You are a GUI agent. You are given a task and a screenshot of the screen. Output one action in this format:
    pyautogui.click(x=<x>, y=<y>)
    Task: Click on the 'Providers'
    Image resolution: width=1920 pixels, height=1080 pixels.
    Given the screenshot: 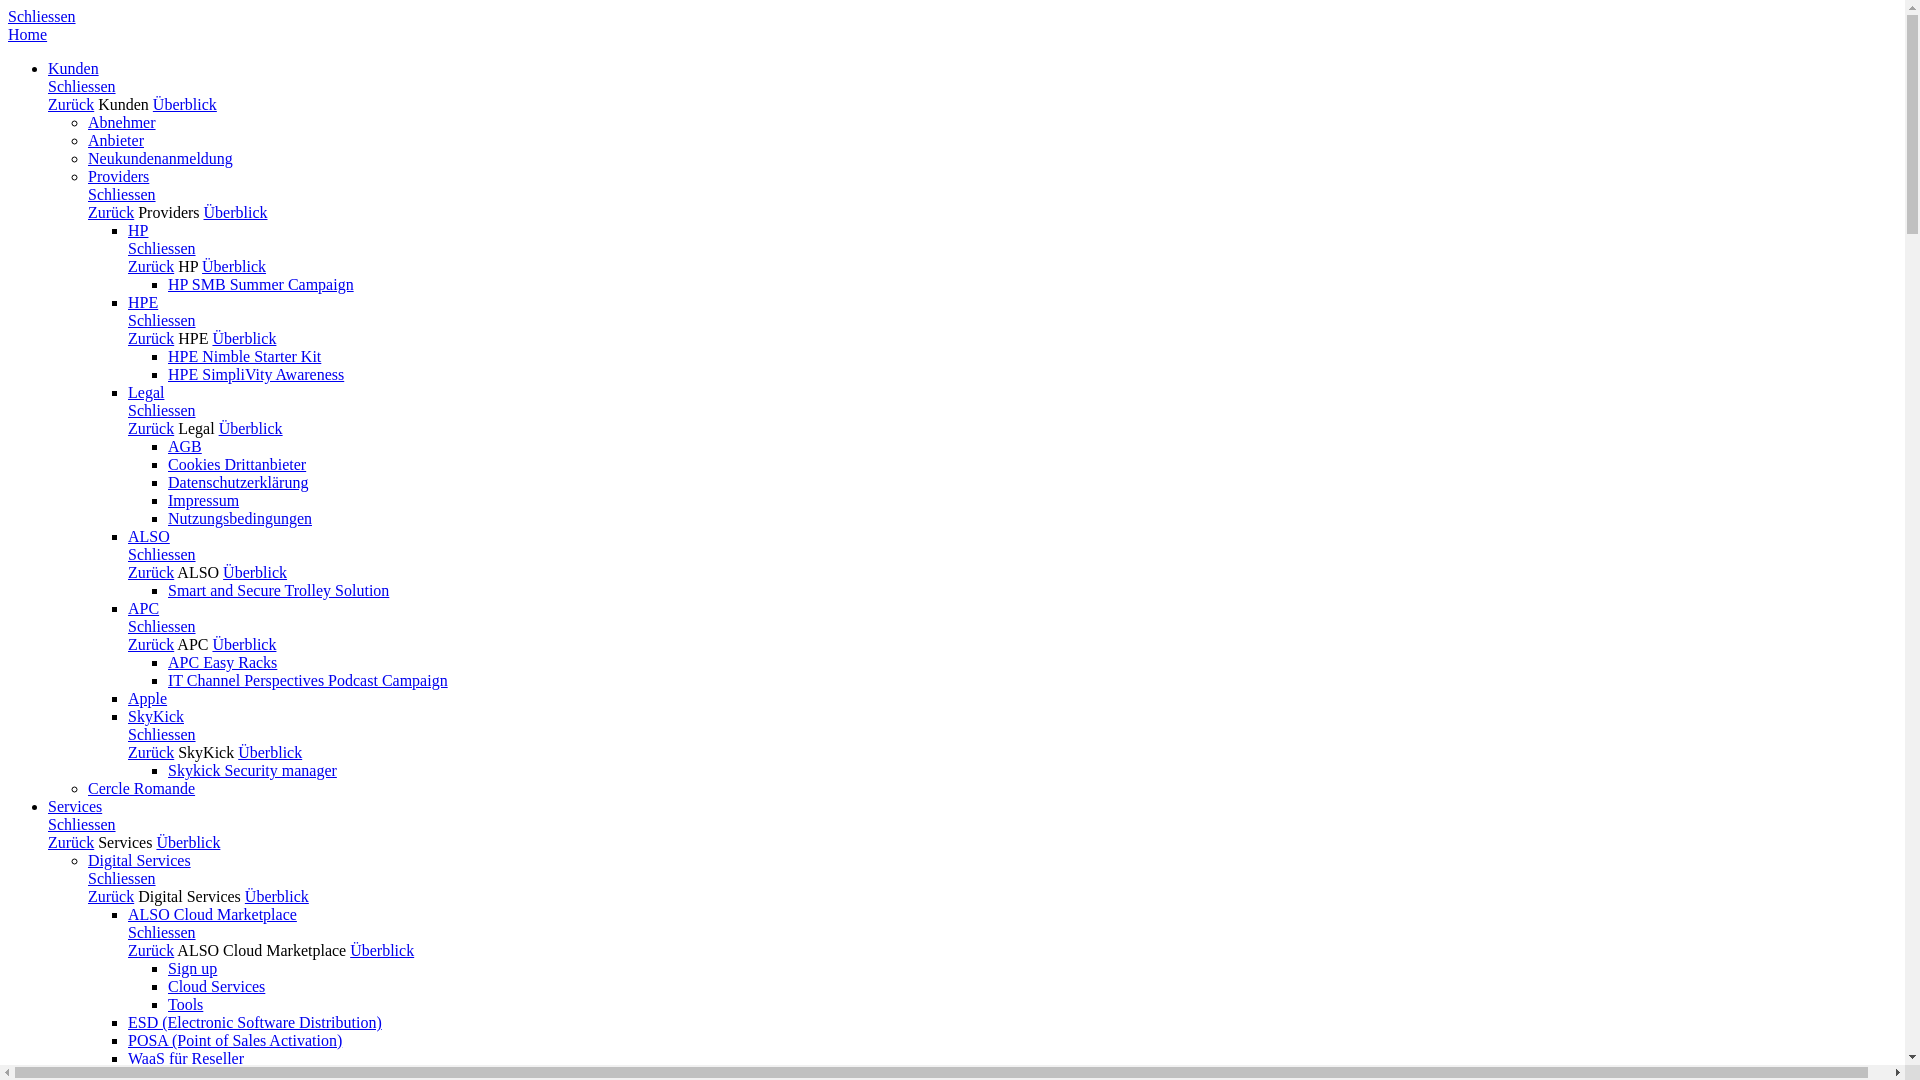 What is the action you would take?
    pyautogui.click(x=168, y=212)
    